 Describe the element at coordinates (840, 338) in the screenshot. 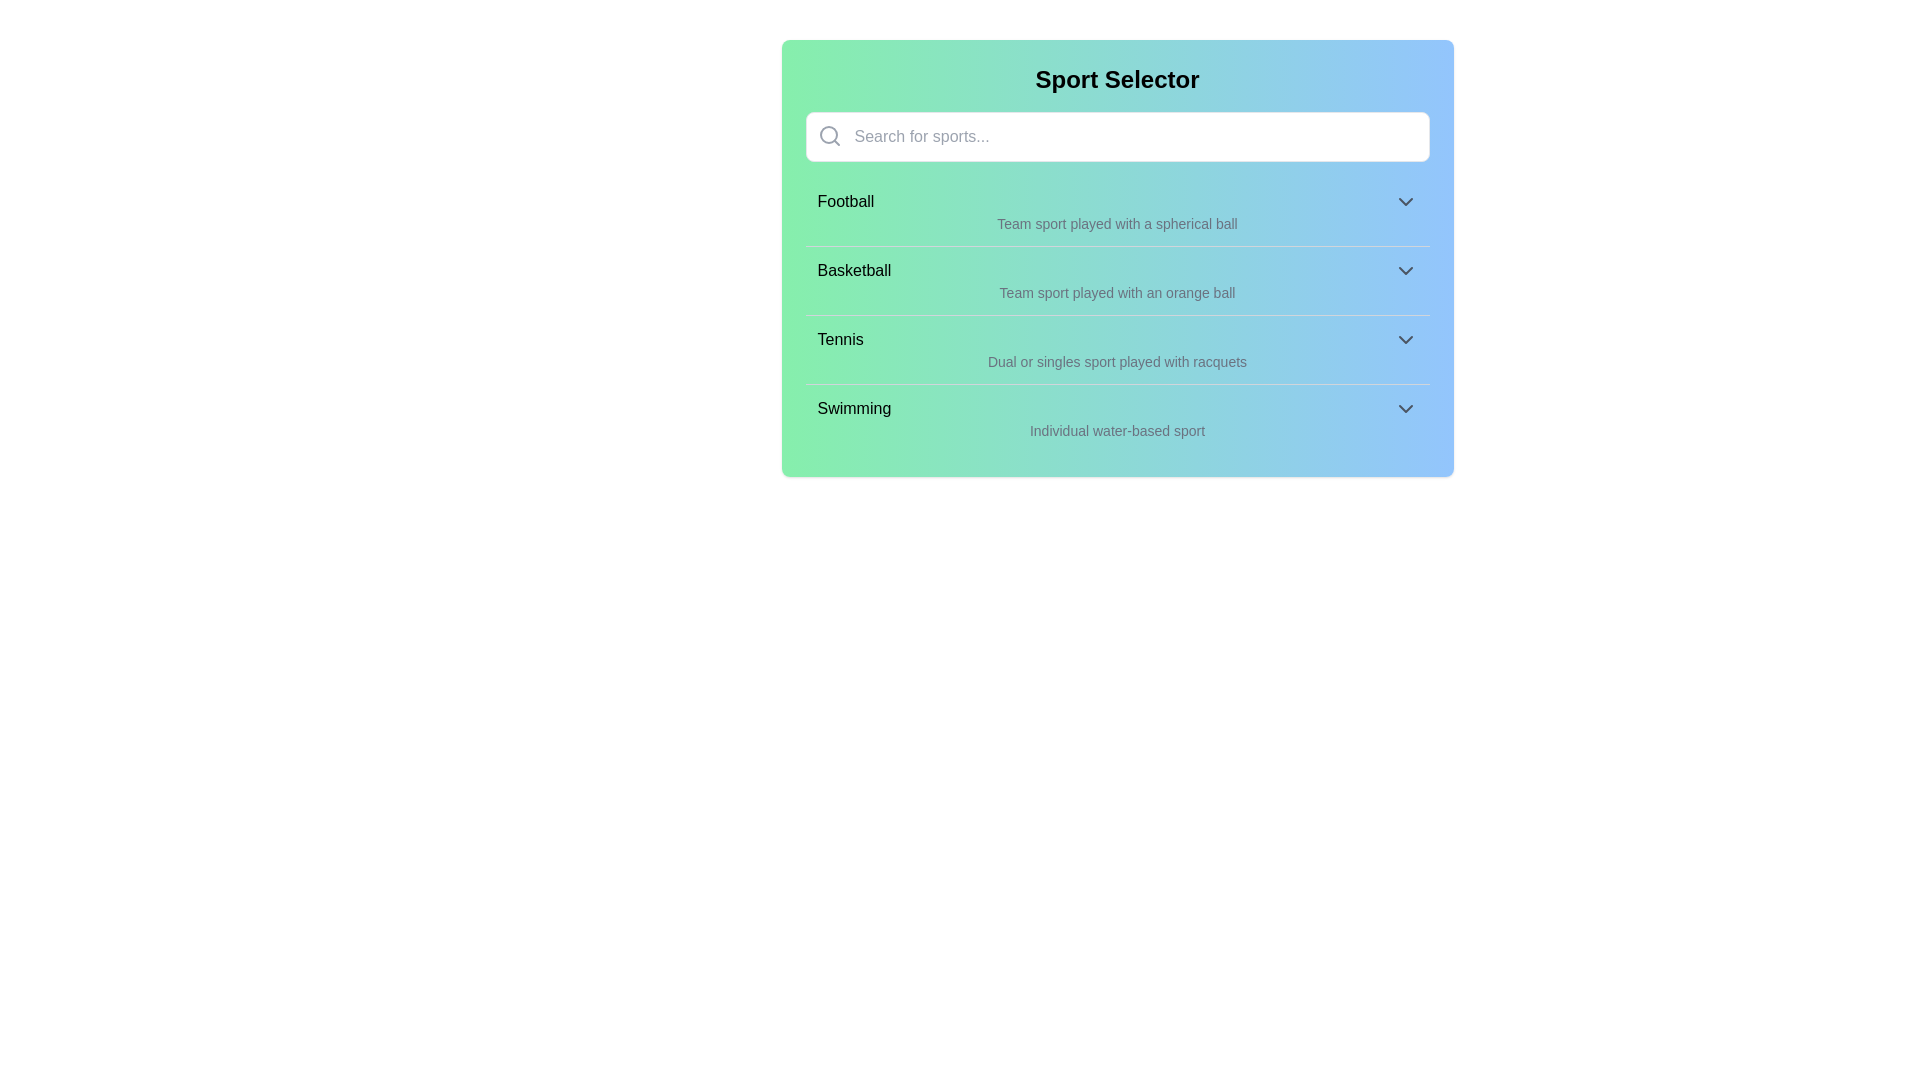

I see `the 'Tennis' label in the sports options list` at that location.